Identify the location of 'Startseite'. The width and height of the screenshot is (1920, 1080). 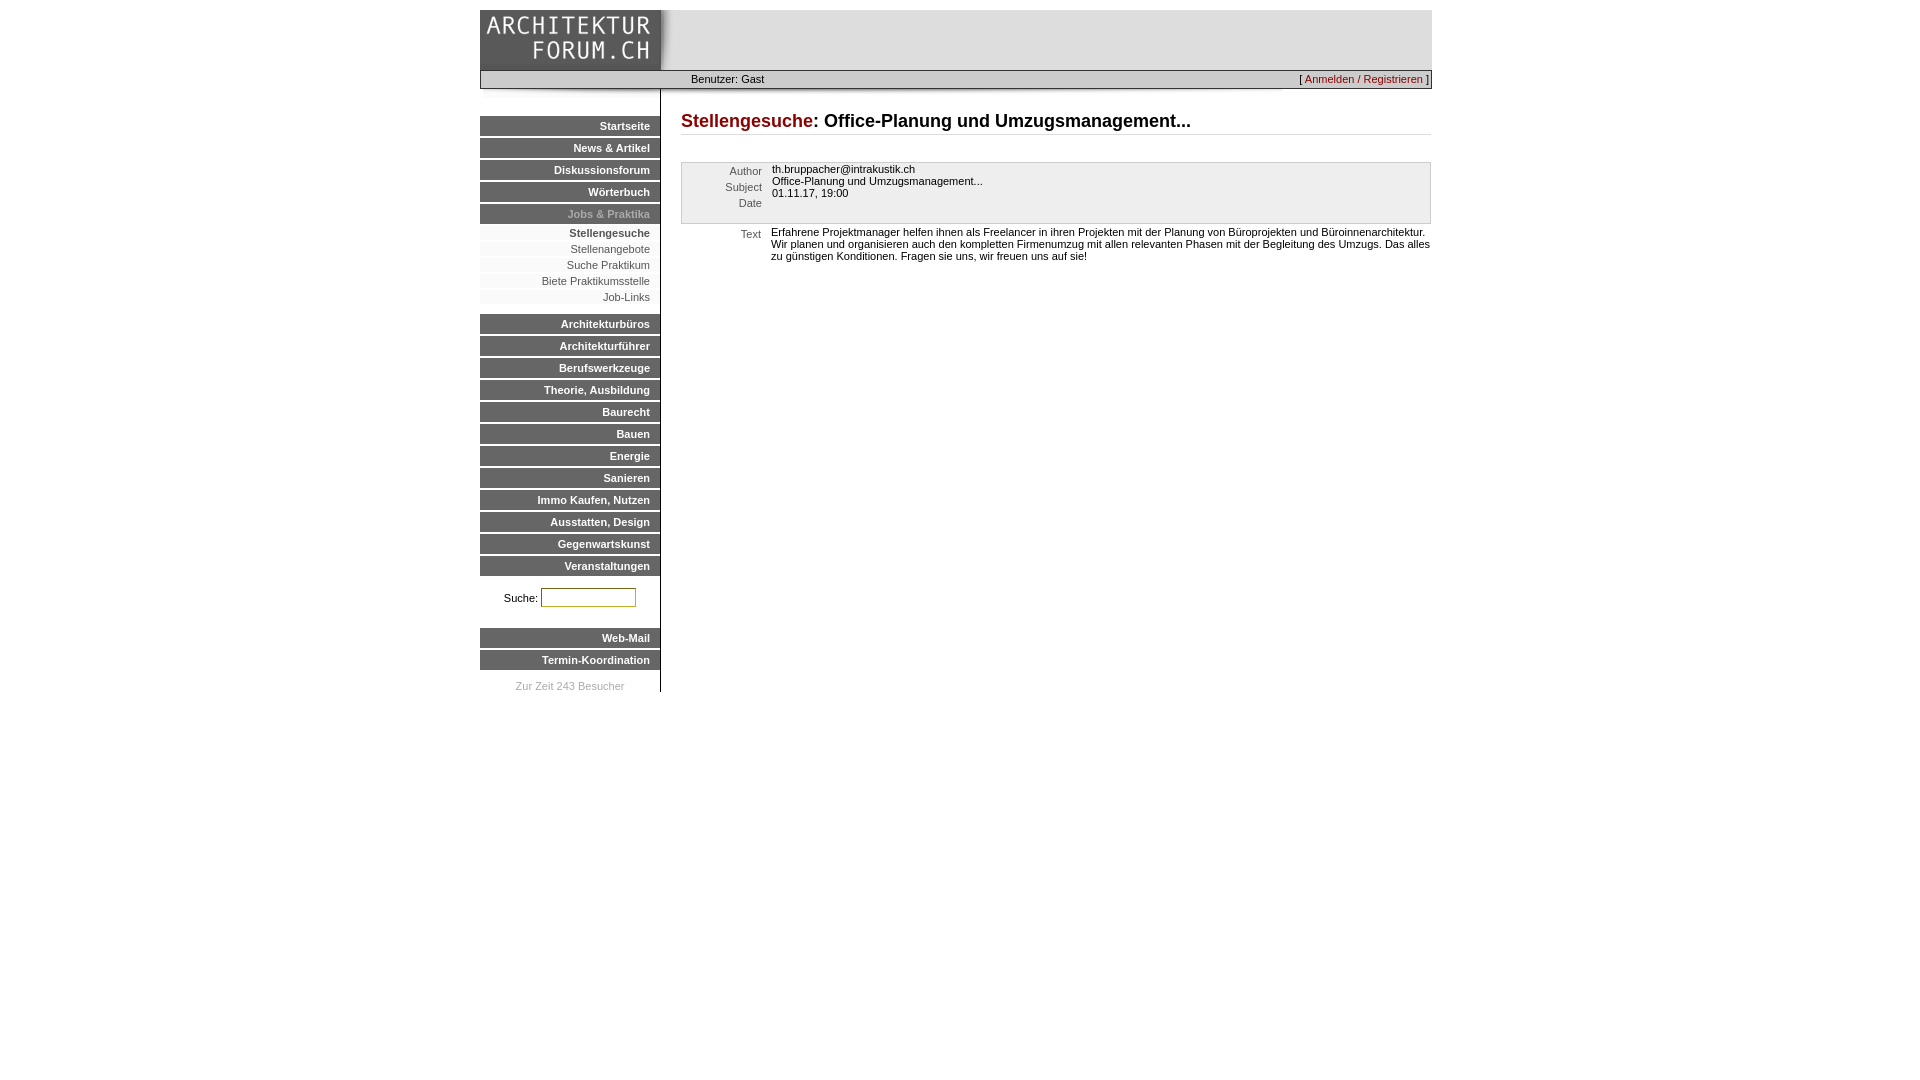
(569, 126).